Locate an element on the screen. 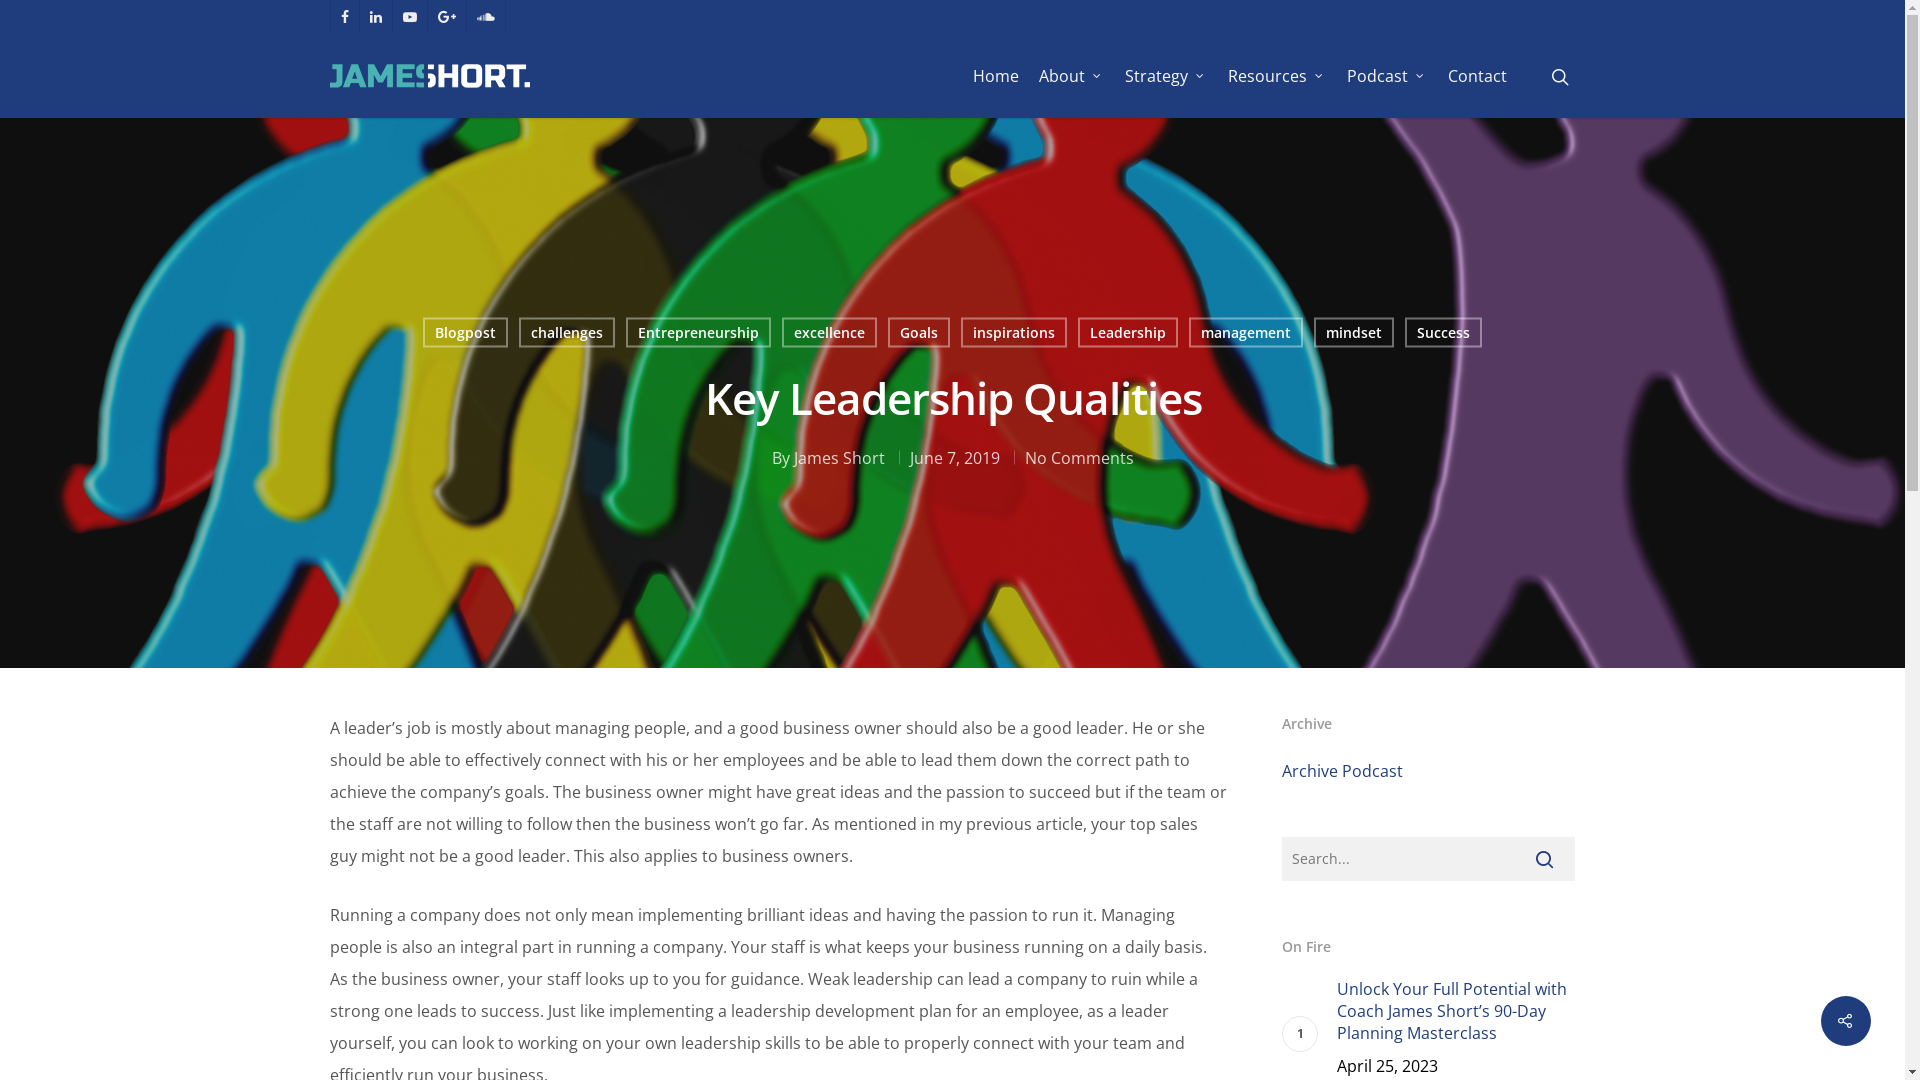 Image resolution: width=1920 pixels, height=1080 pixels. 'Entrepreneurship' is located at coordinates (624, 331).